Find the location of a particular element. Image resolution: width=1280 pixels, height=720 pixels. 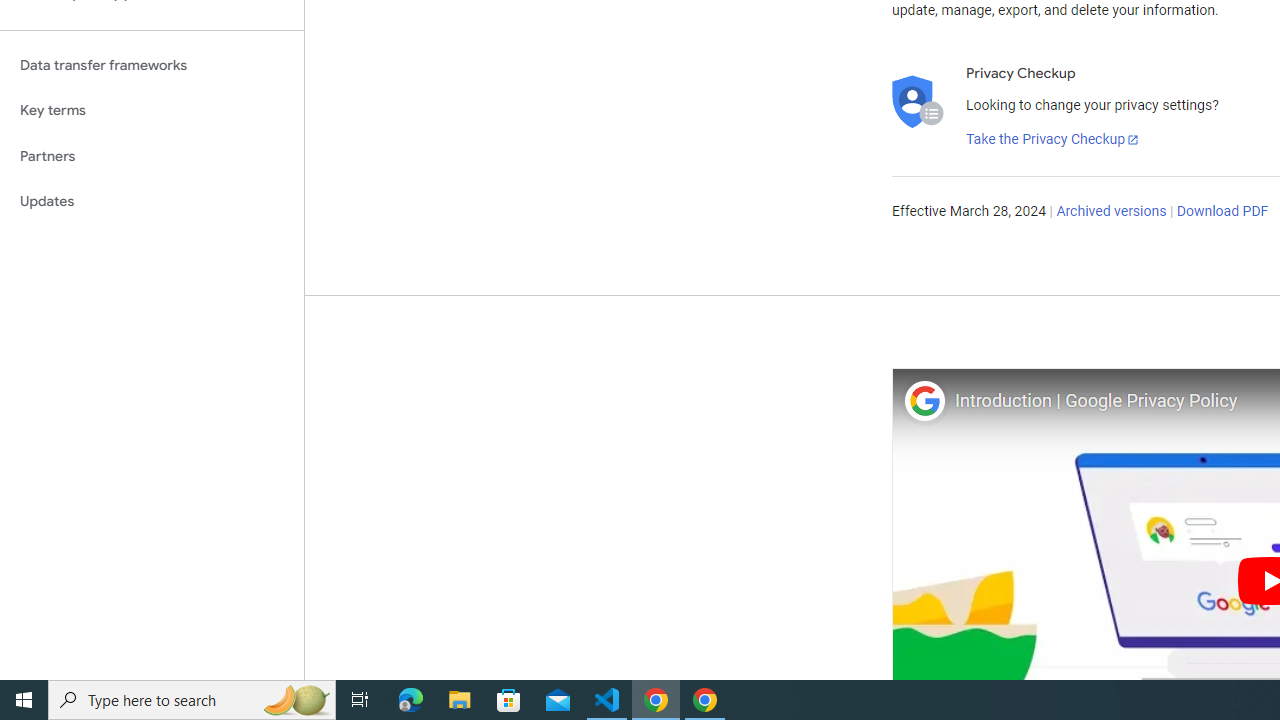

'Photo image of Google' is located at coordinates (923, 400).